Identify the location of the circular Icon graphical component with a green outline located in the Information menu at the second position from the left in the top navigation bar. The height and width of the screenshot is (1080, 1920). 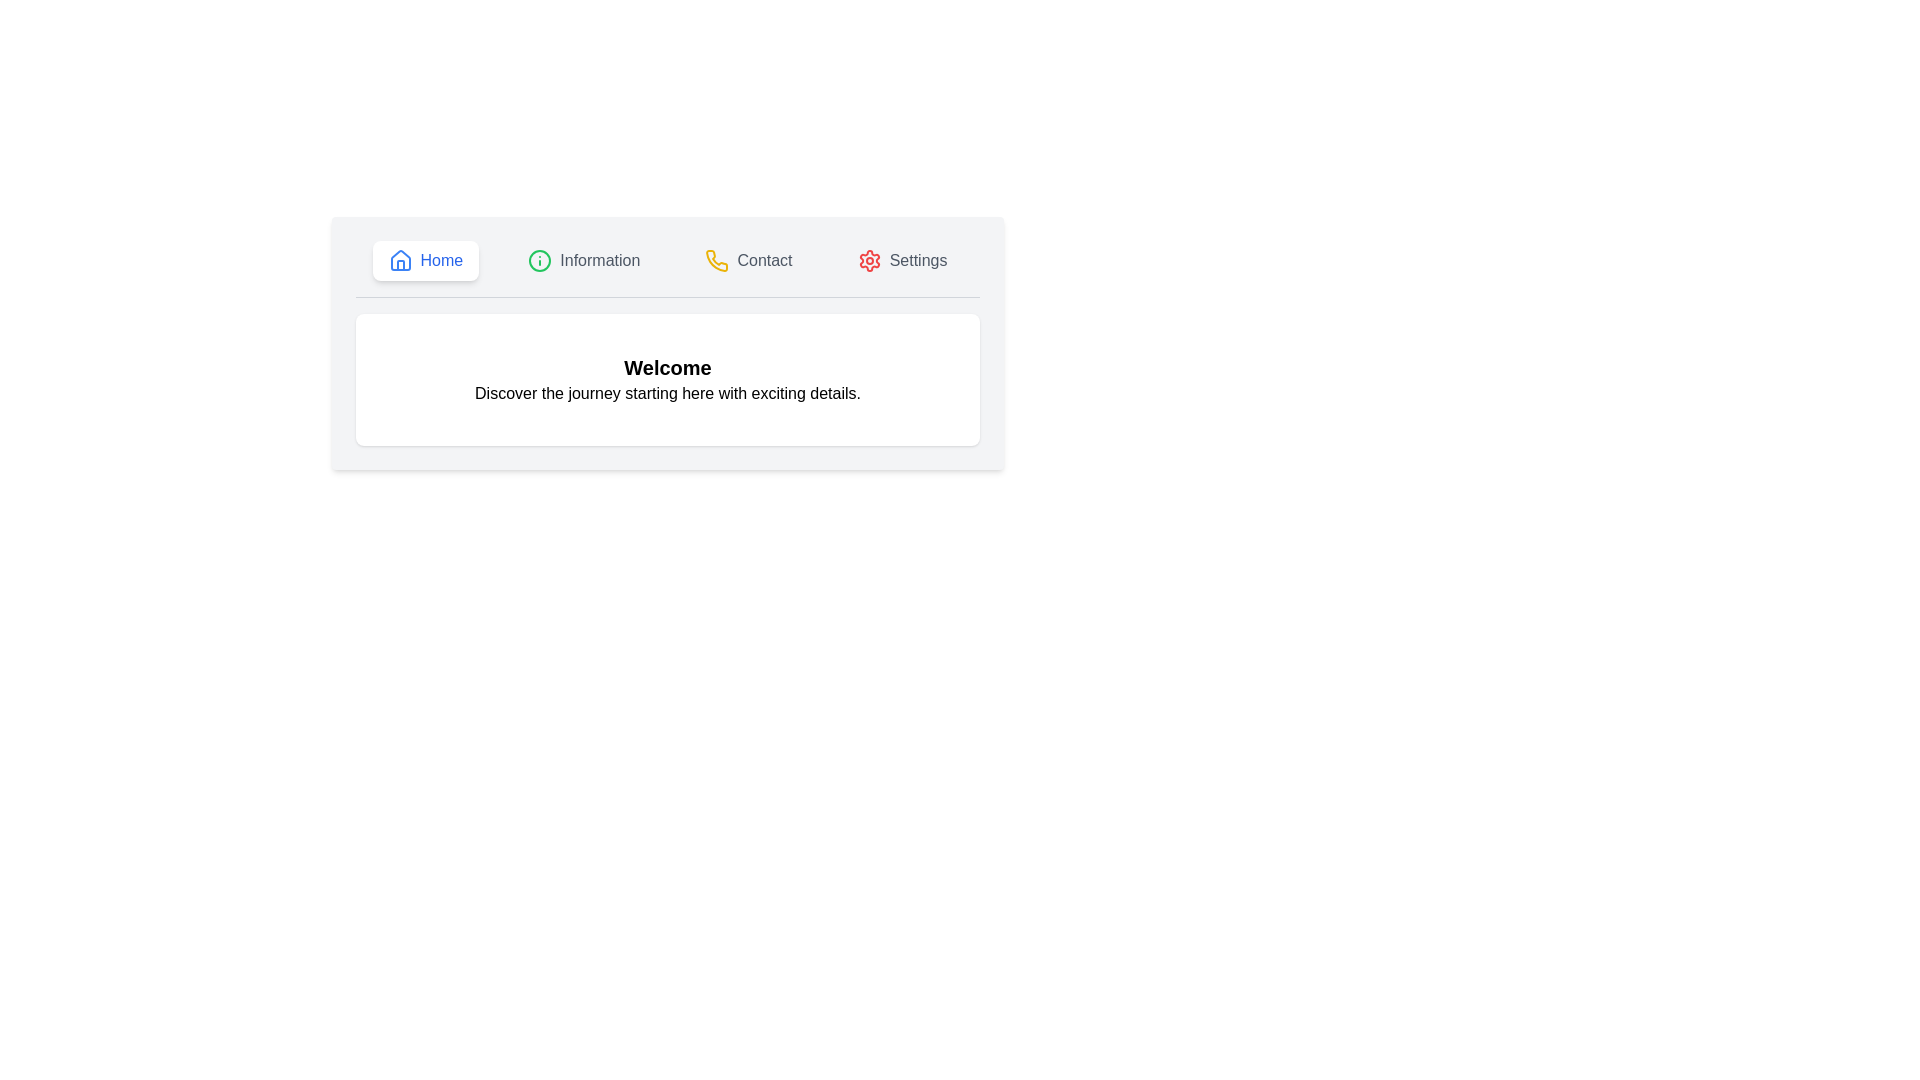
(540, 260).